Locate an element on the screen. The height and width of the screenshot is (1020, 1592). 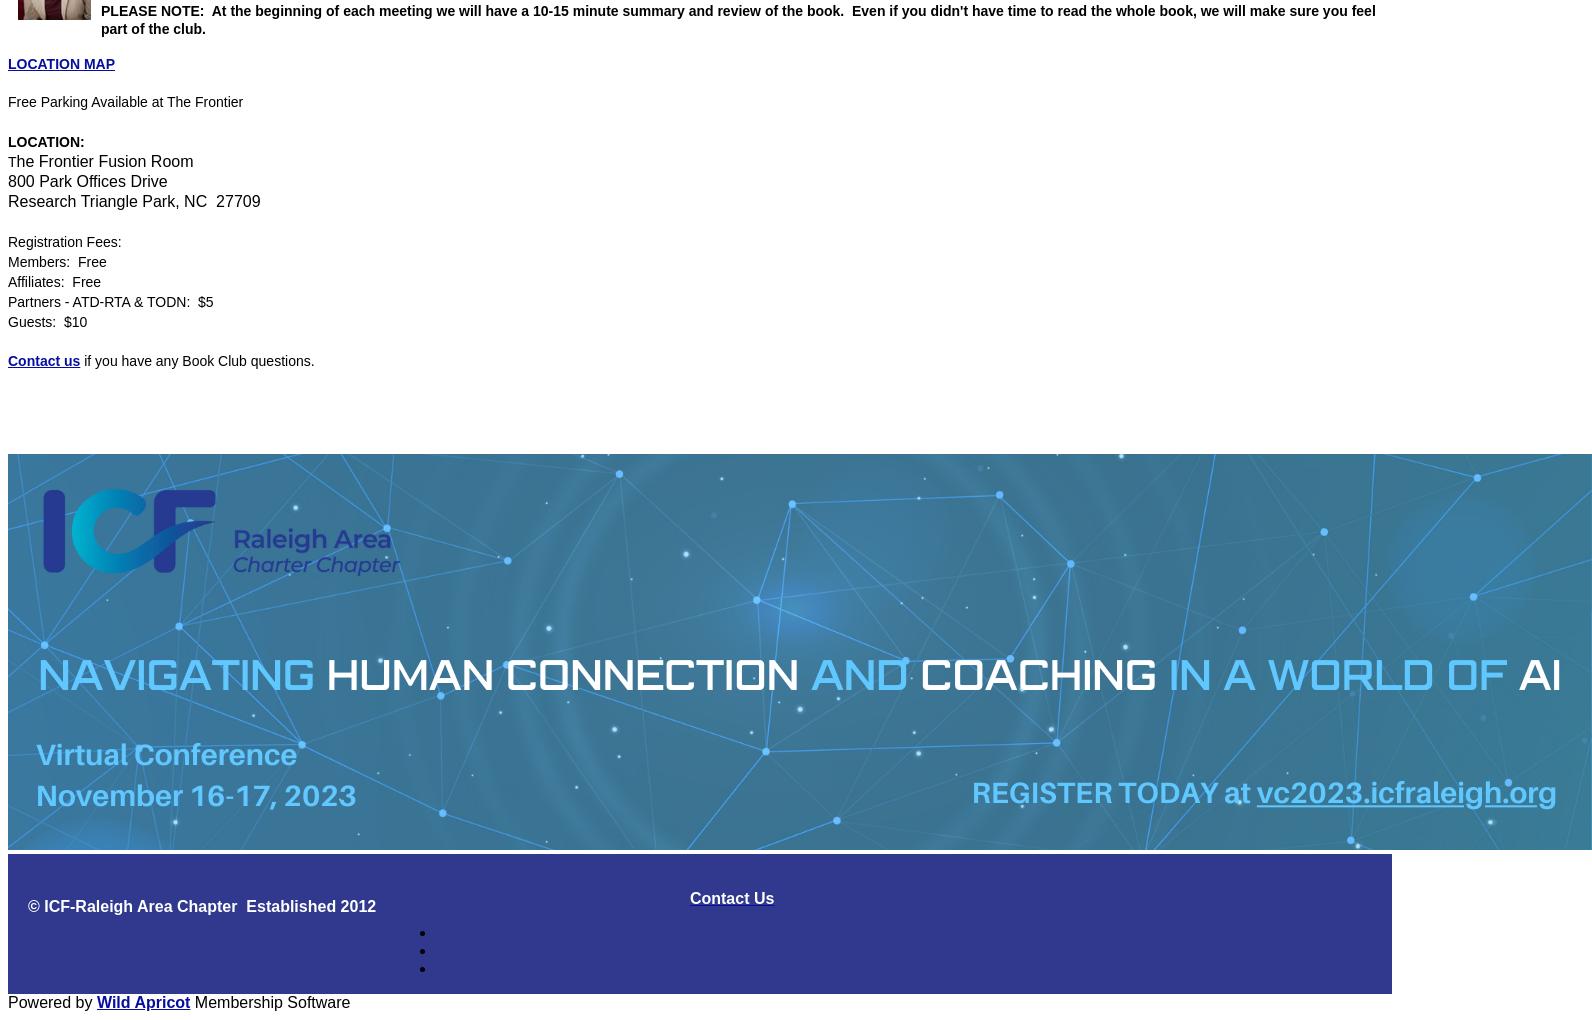
'Powered by' is located at coordinates (52, 1001).